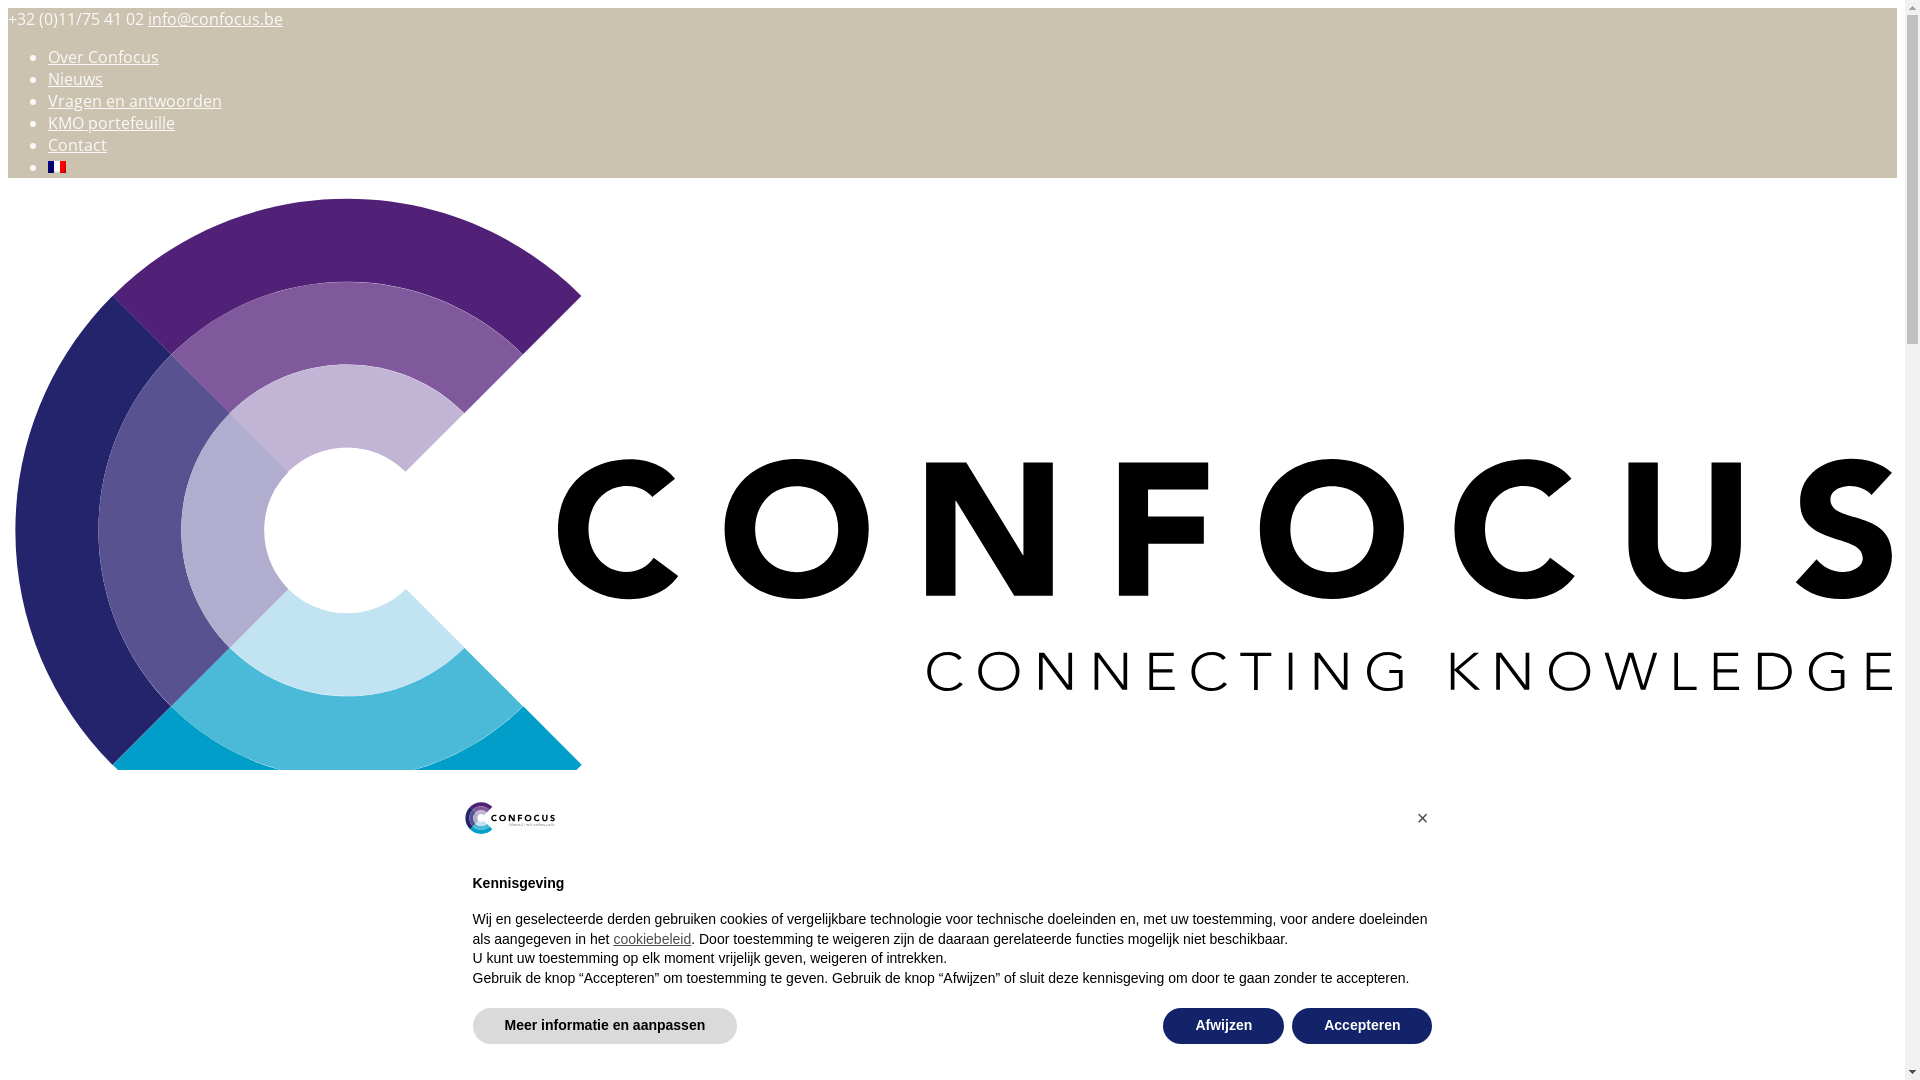 Image resolution: width=1920 pixels, height=1080 pixels. I want to click on 'Sectoren', so click(80, 920).